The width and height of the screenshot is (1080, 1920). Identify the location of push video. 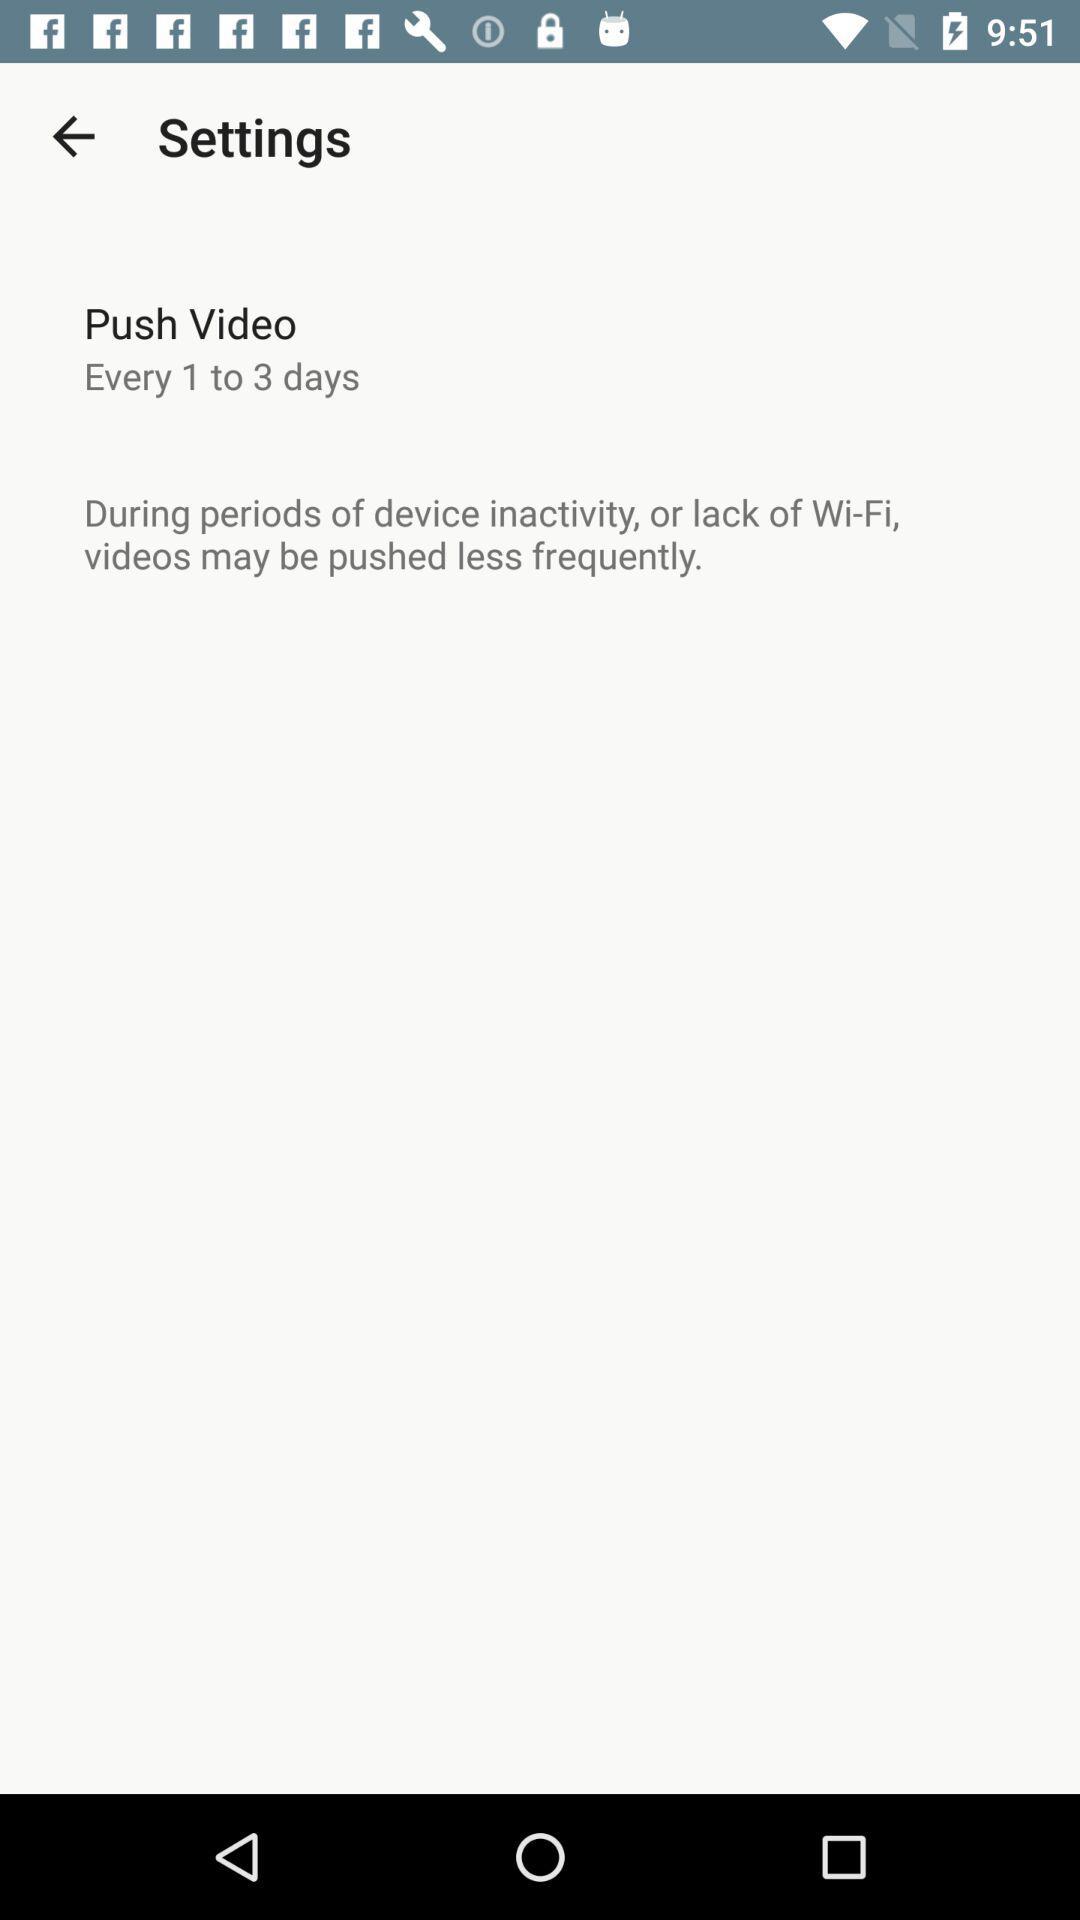
(190, 322).